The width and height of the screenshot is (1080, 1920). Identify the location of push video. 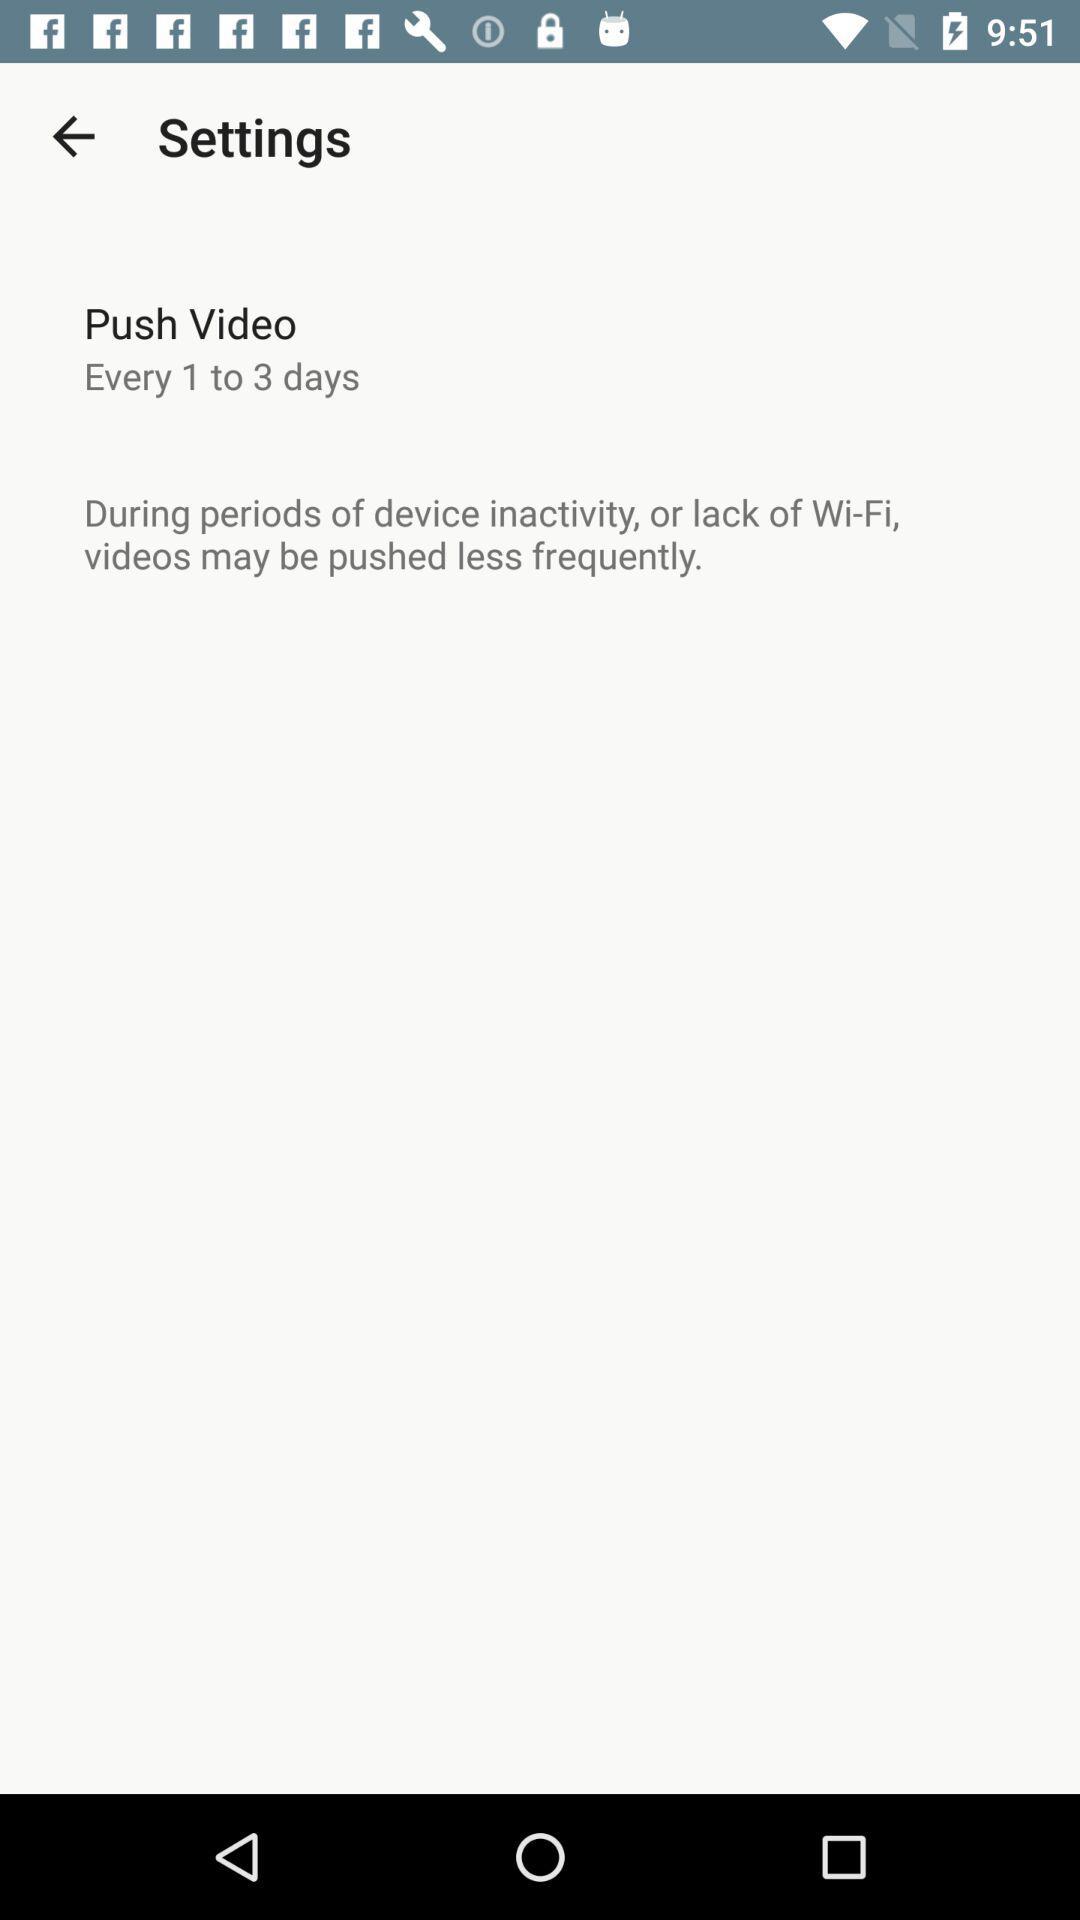
(190, 322).